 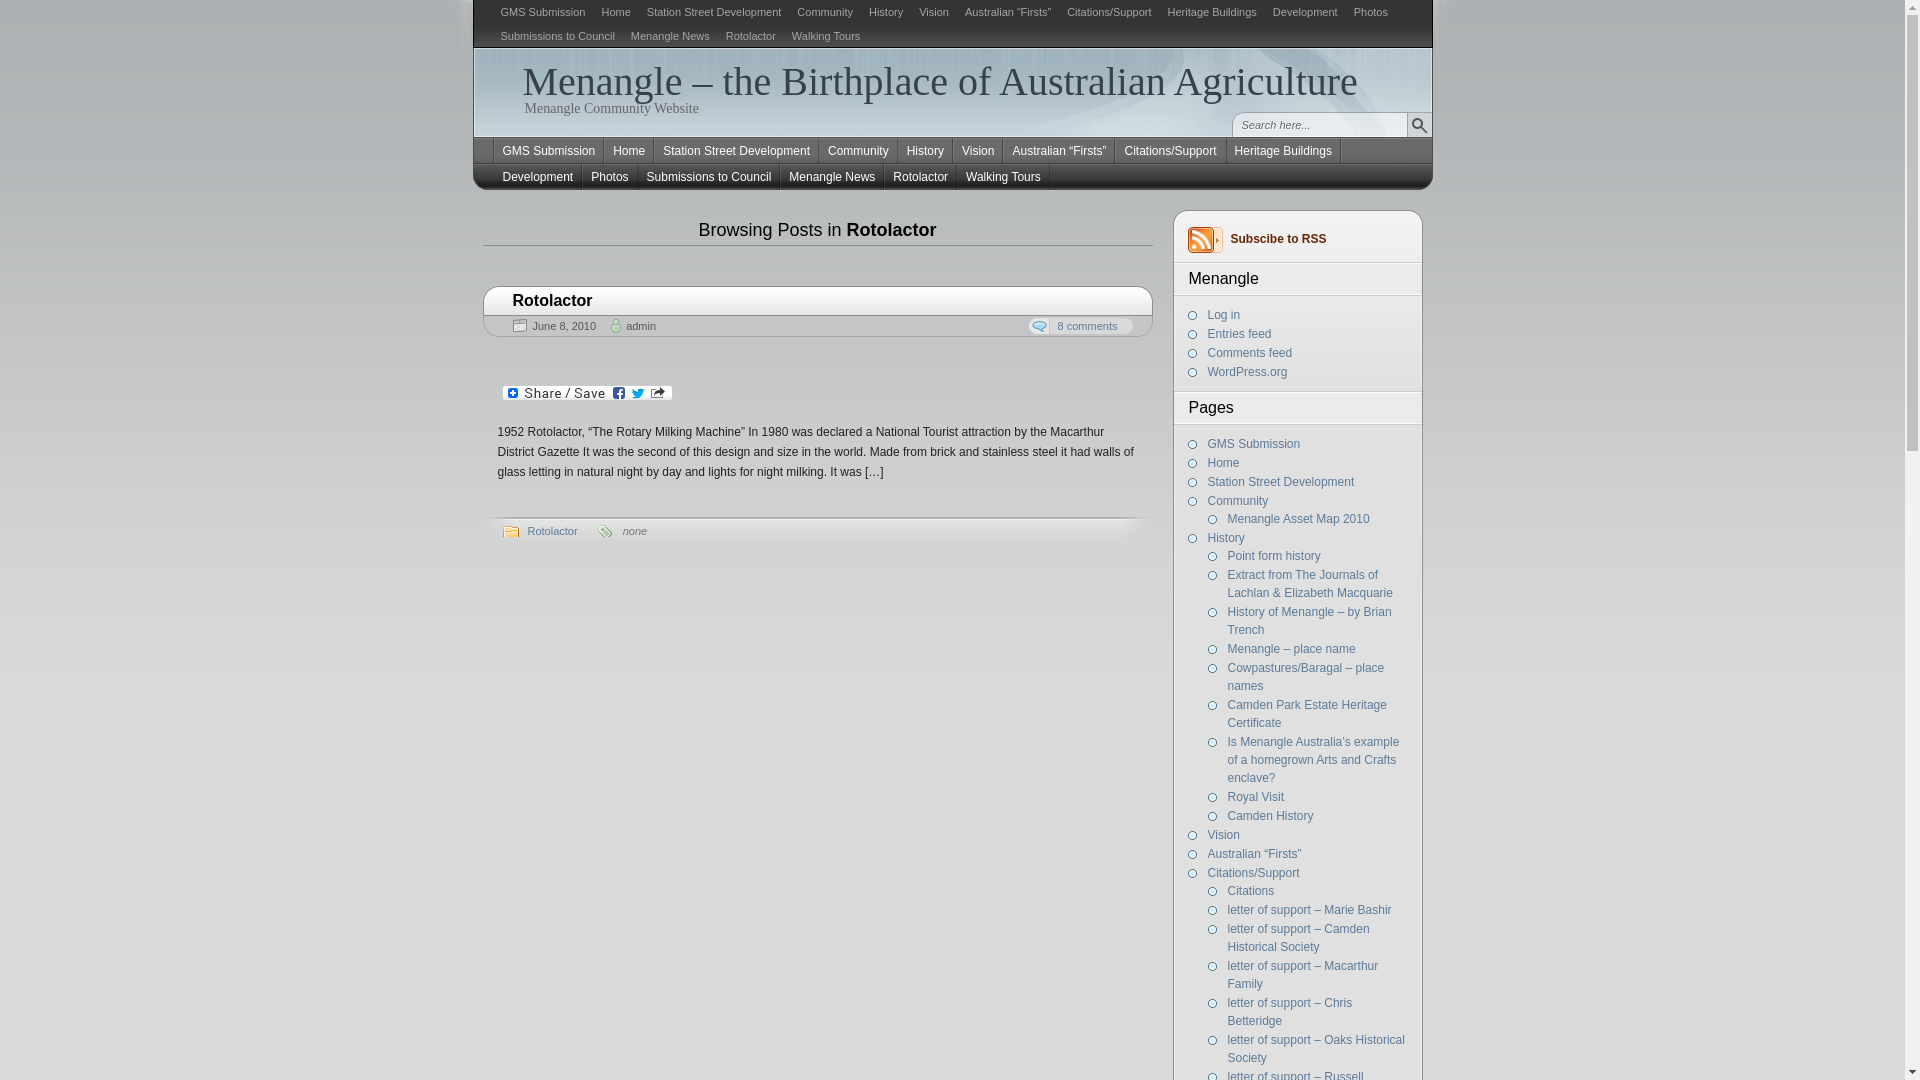 What do you see at coordinates (1310, 583) in the screenshot?
I see `'Extract from The Journals of Lachlan & Elizabeth Macquarie'` at bounding box center [1310, 583].